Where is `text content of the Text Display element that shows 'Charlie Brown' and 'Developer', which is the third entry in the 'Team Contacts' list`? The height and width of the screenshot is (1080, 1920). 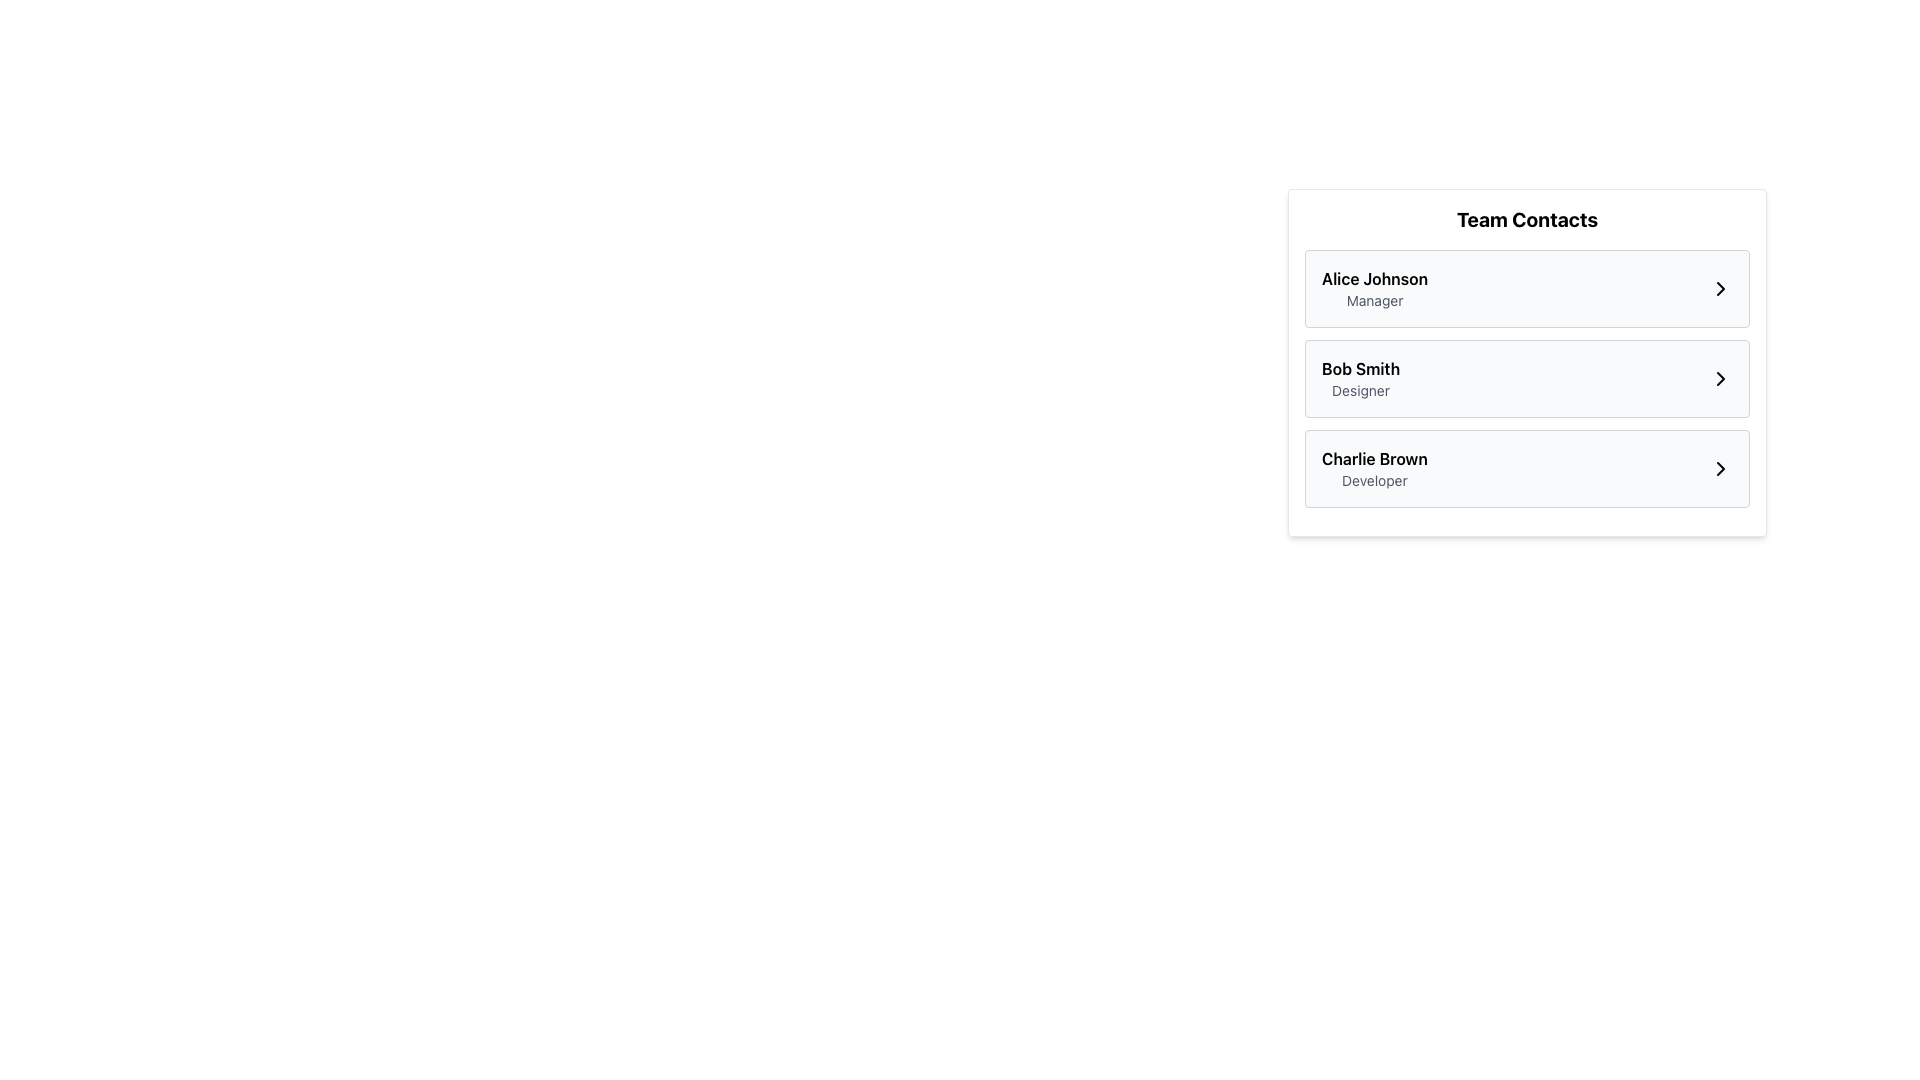
text content of the Text Display element that shows 'Charlie Brown' and 'Developer', which is the third entry in the 'Team Contacts' list is located at coordinates (1373, 469).